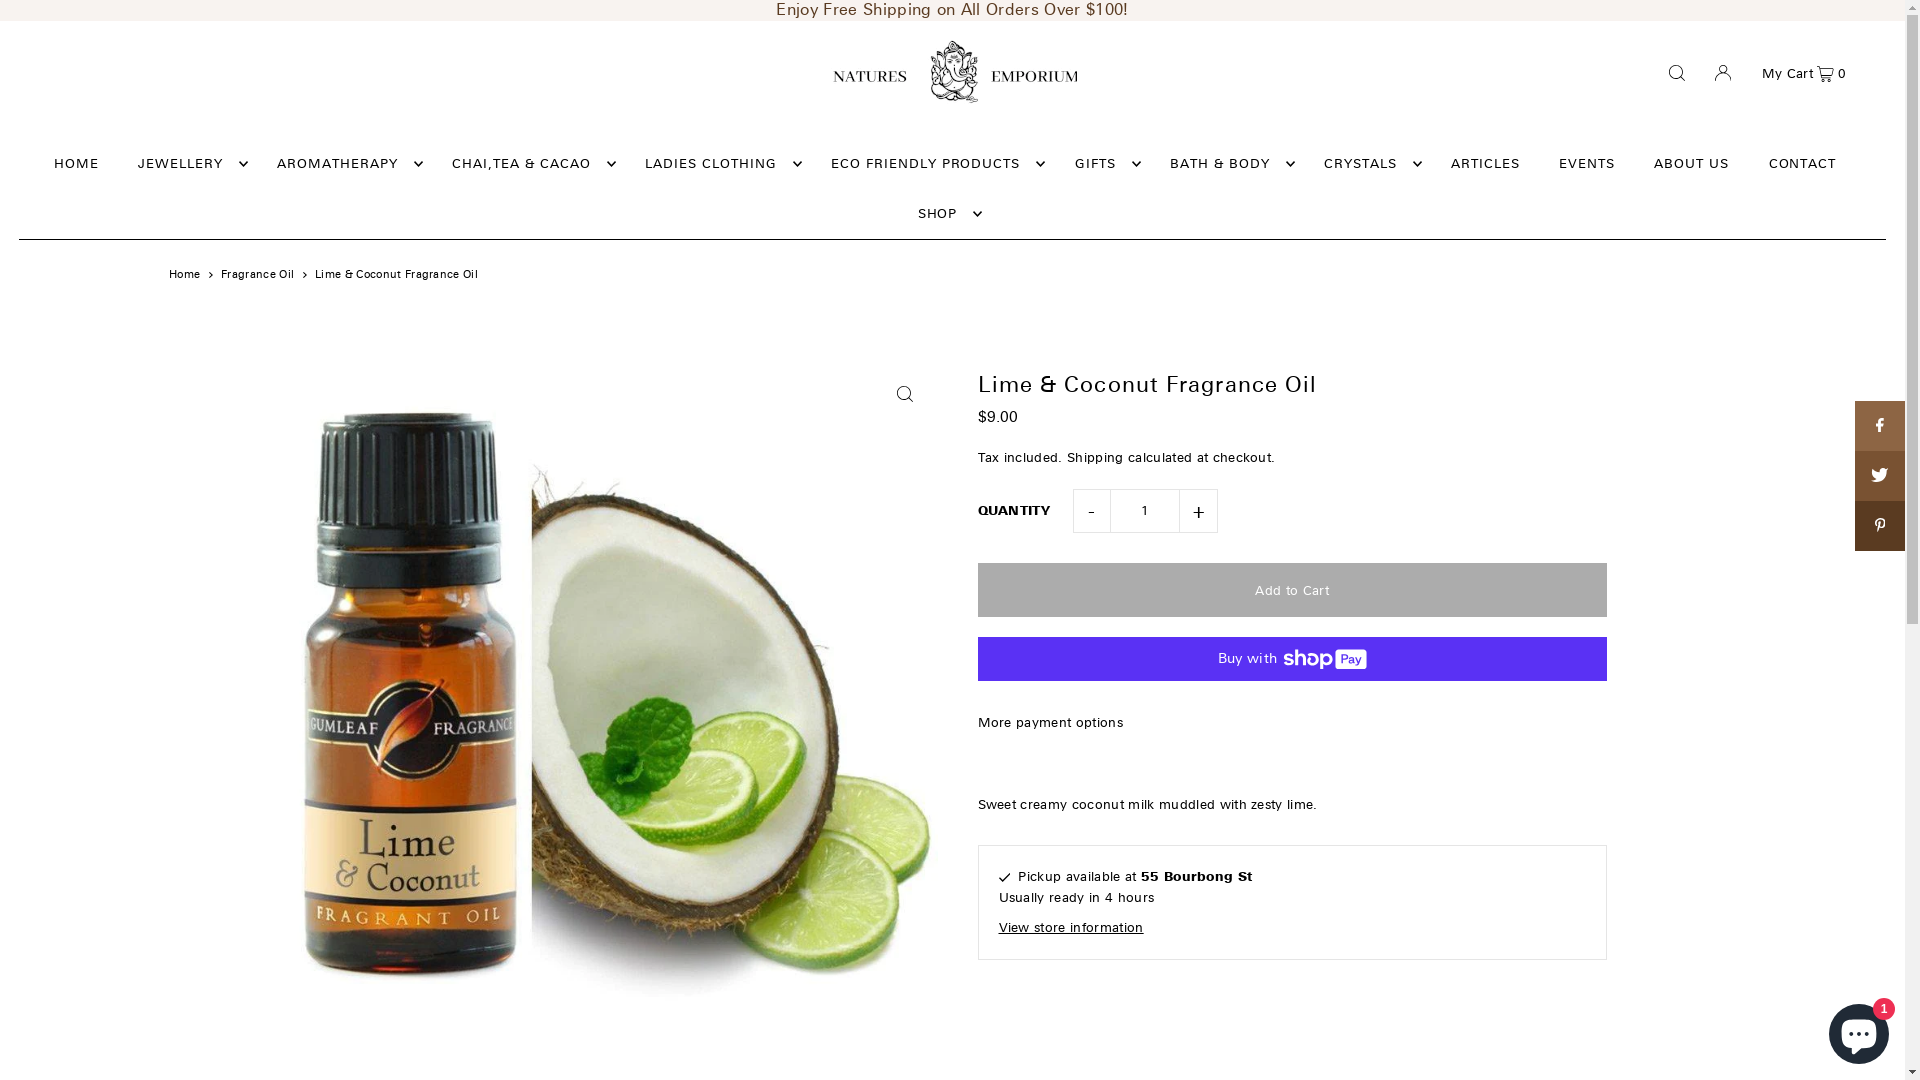 This screenshot has height=1080, width=1920. I want to click on 'CONTACT', so click(1757, 163).